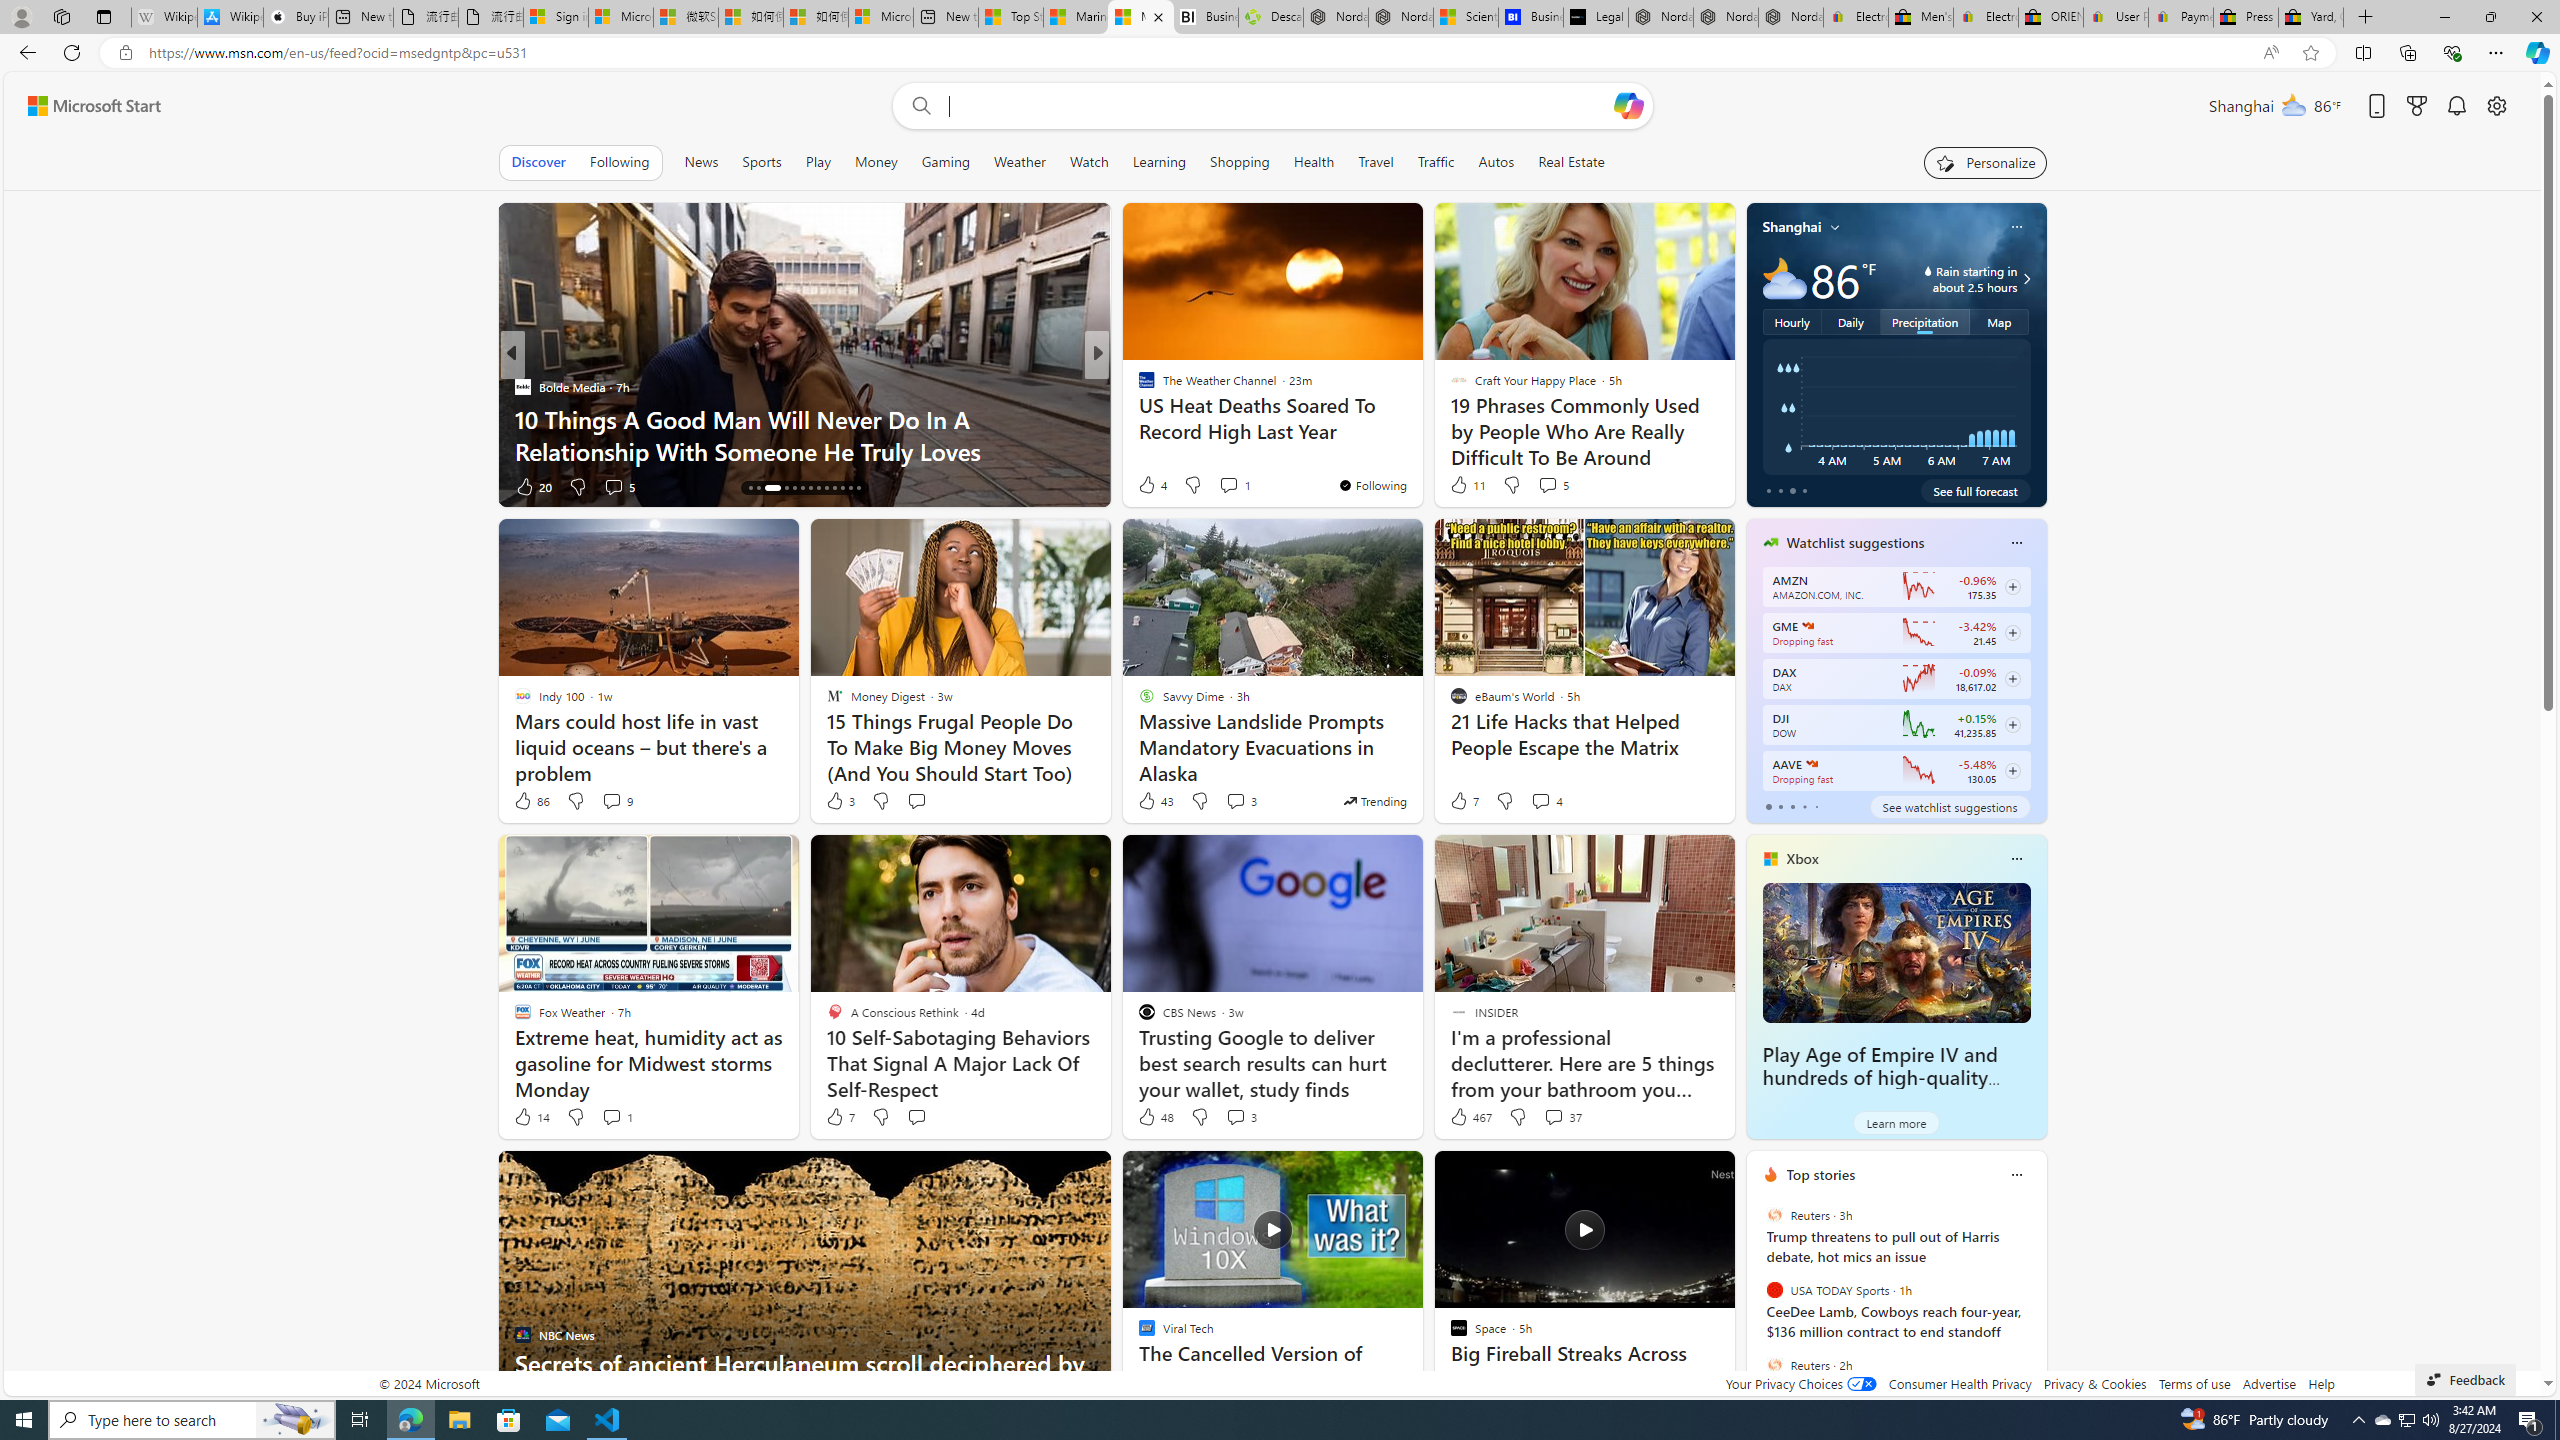 This screenshot has height=1440, width=2560. What do you see at coordinates (1137, 386) in the screenshot?
I see `'BBC'` at bounding box center [1137, 386].